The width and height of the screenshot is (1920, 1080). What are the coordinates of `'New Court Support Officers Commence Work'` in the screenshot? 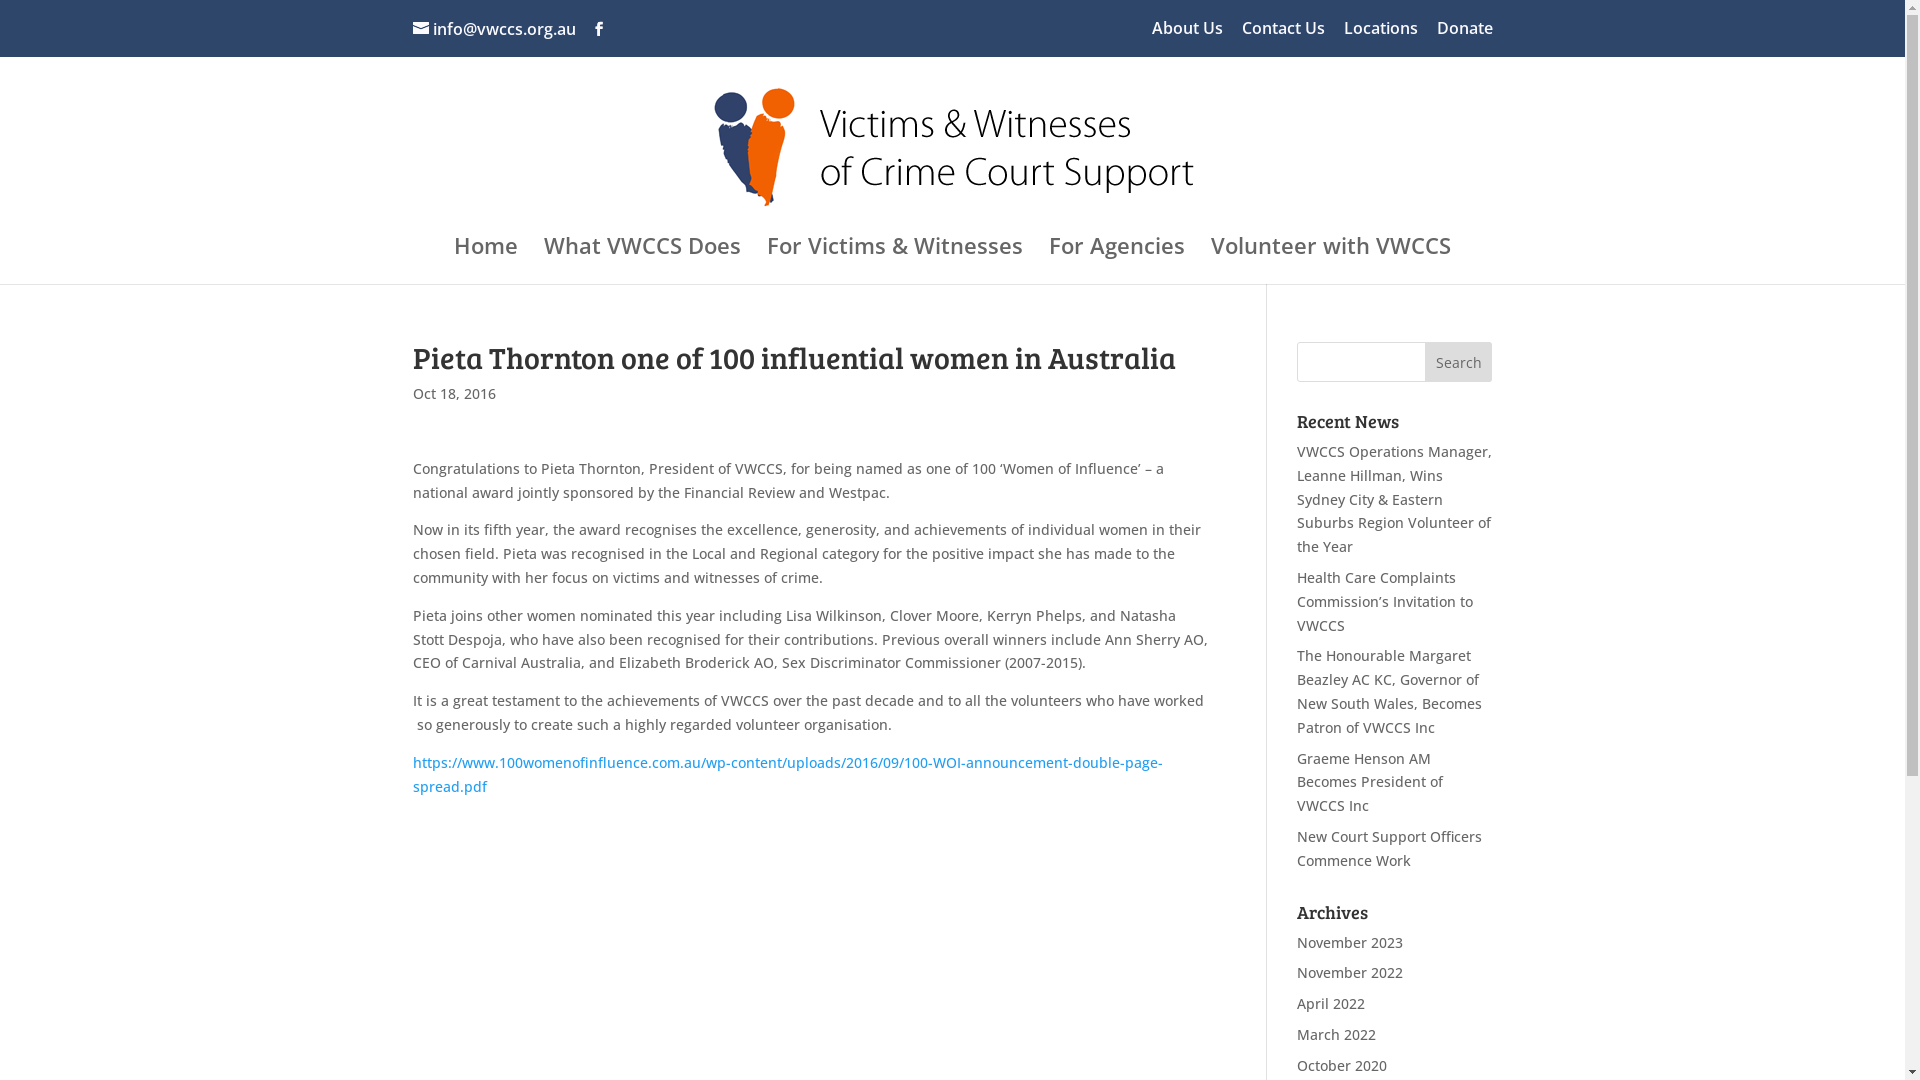 It's located at (1388, 848).